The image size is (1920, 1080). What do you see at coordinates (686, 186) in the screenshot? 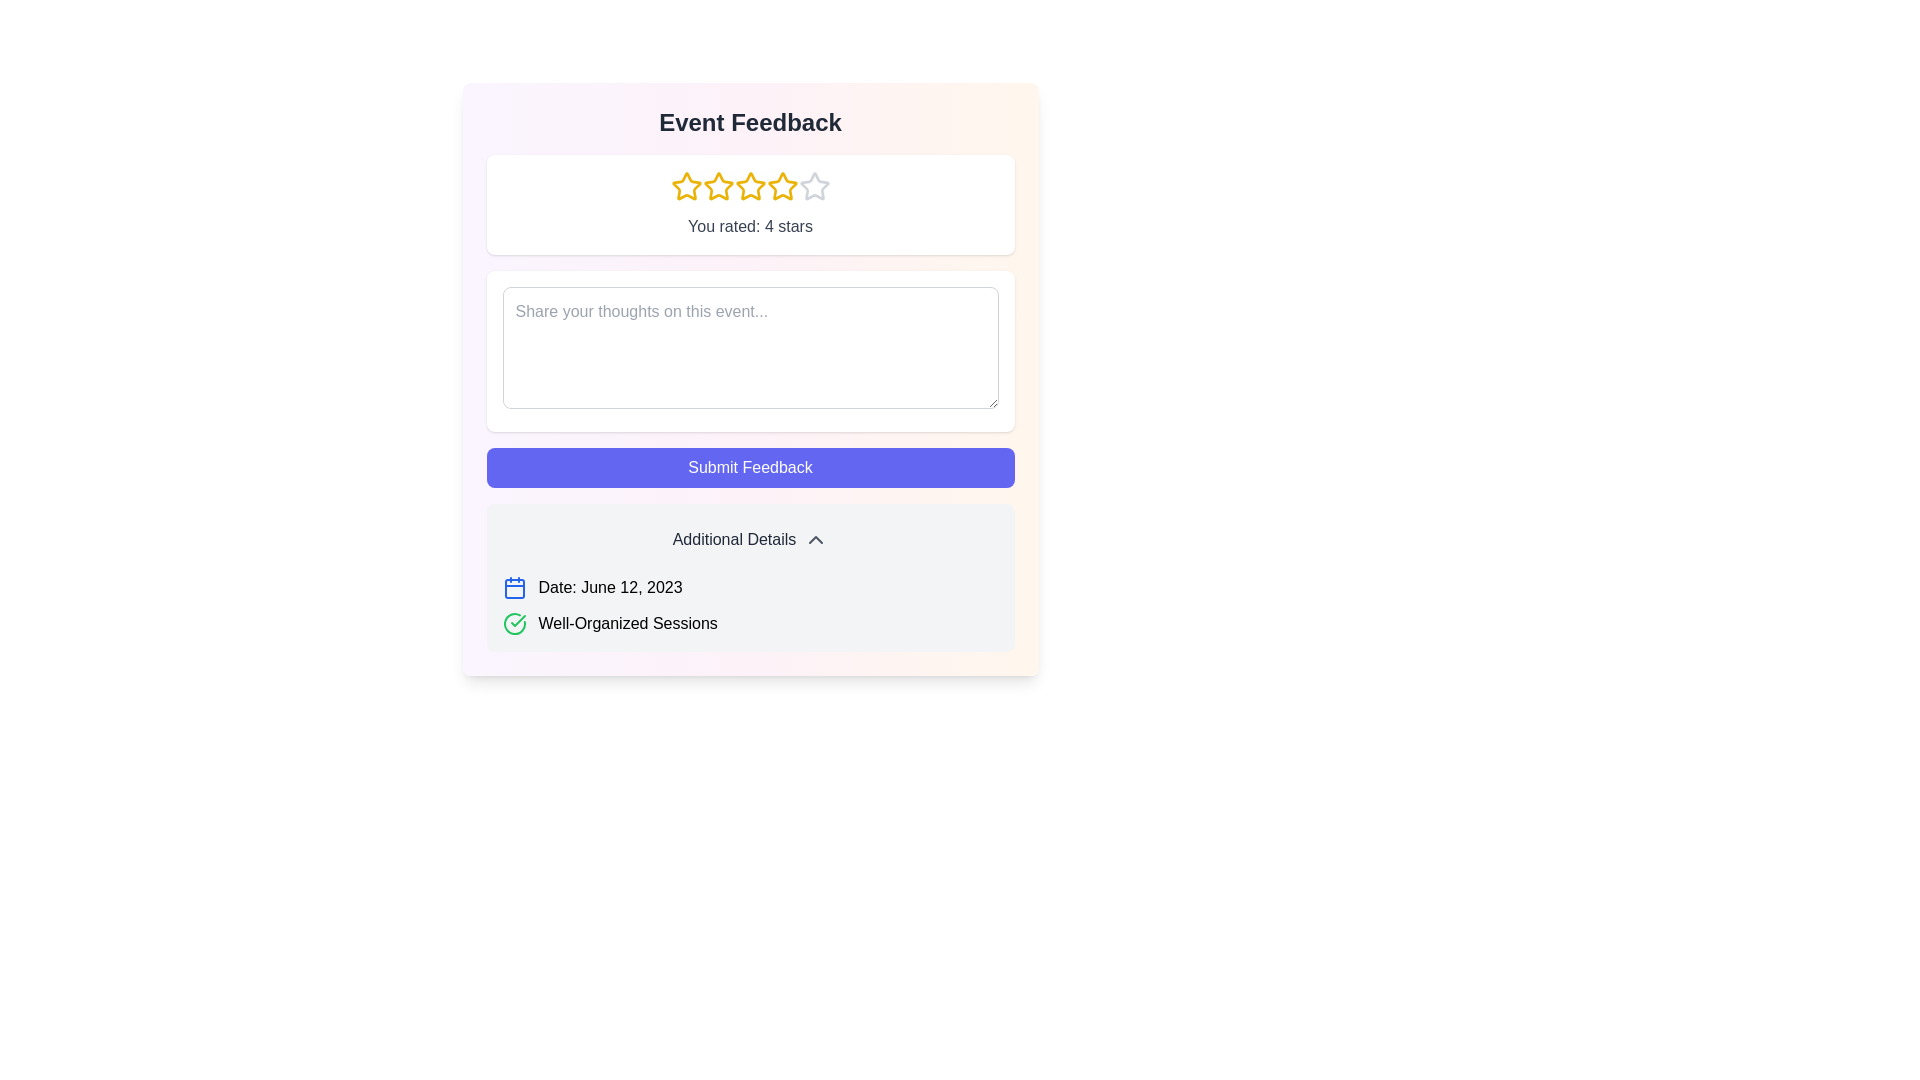
I see `the first bright yellow star icon to rate the event one star, located below the 'Event Feedback' heading` at bounding box center [686, 186].